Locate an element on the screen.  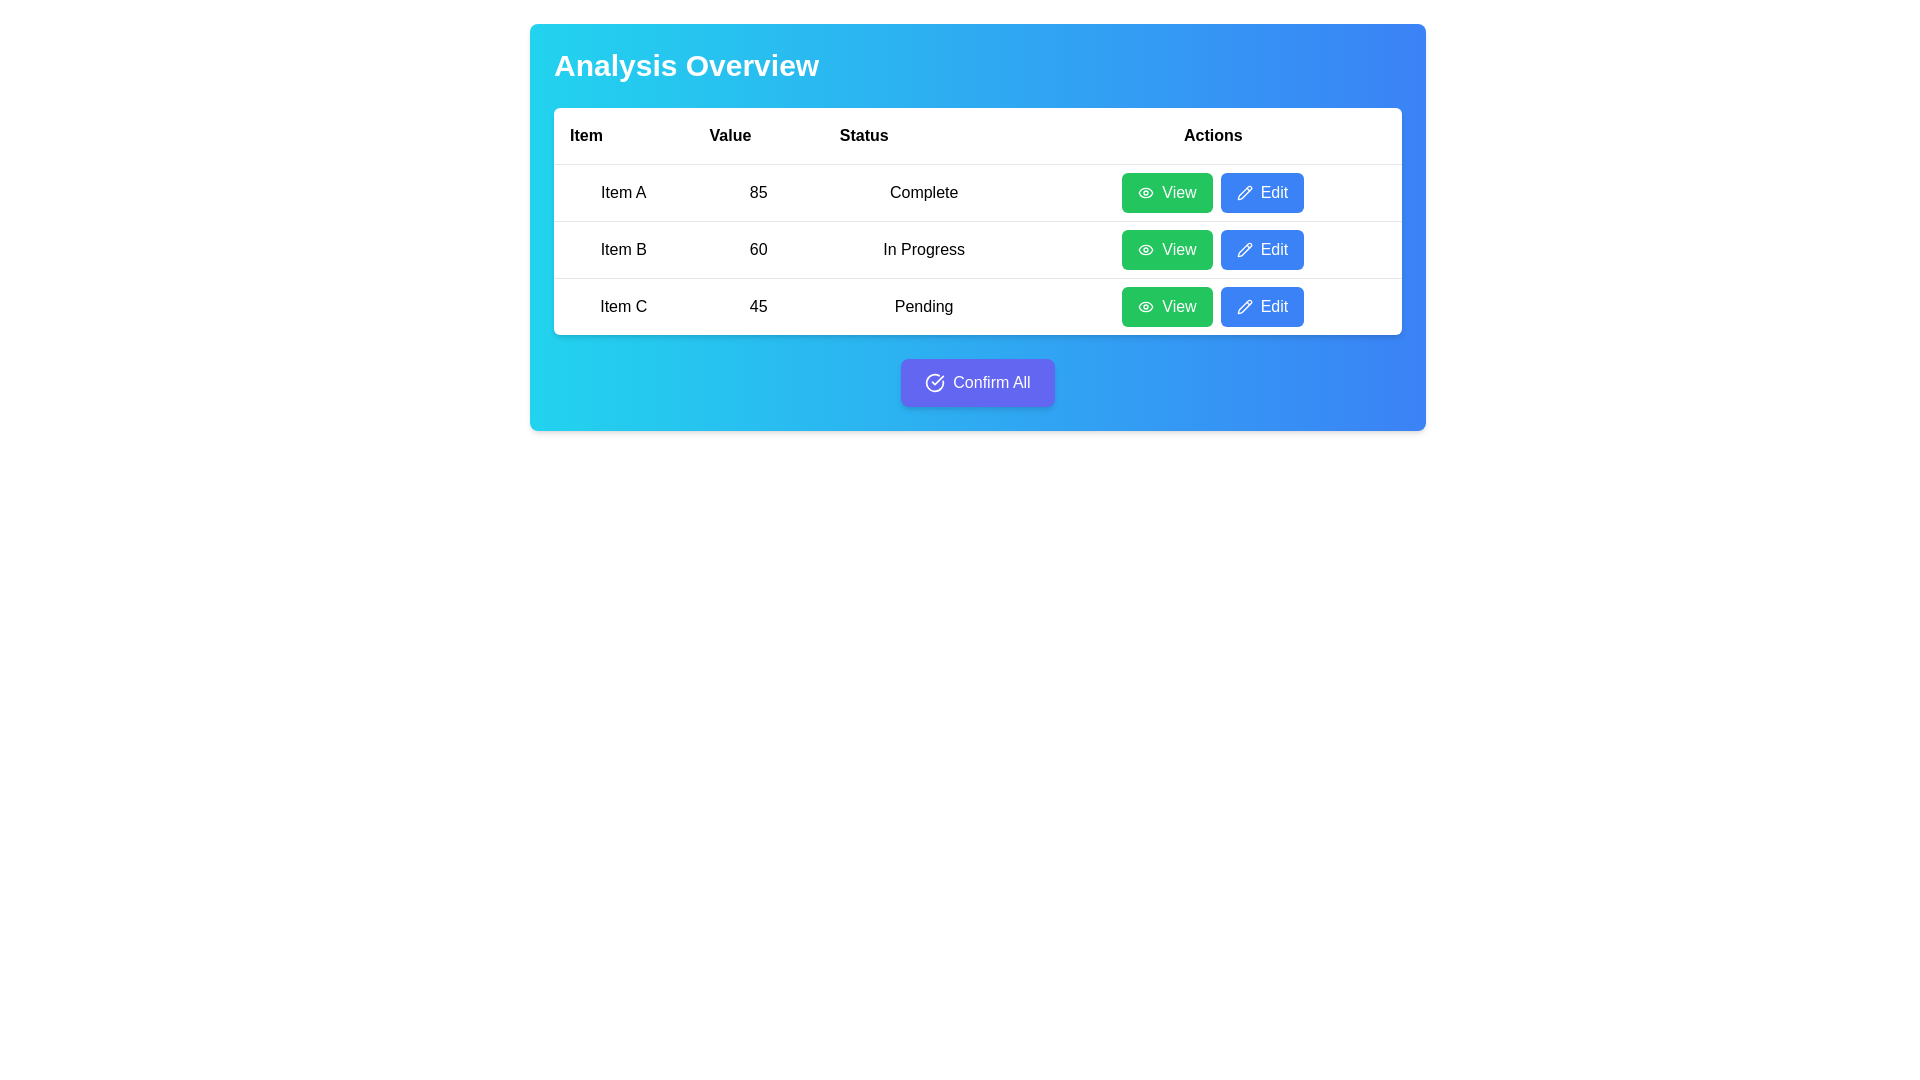
the blue 'Edit' button with the pencil icon in the 'Actions' column of the third row in the table is located at coordinates (1261, 307).